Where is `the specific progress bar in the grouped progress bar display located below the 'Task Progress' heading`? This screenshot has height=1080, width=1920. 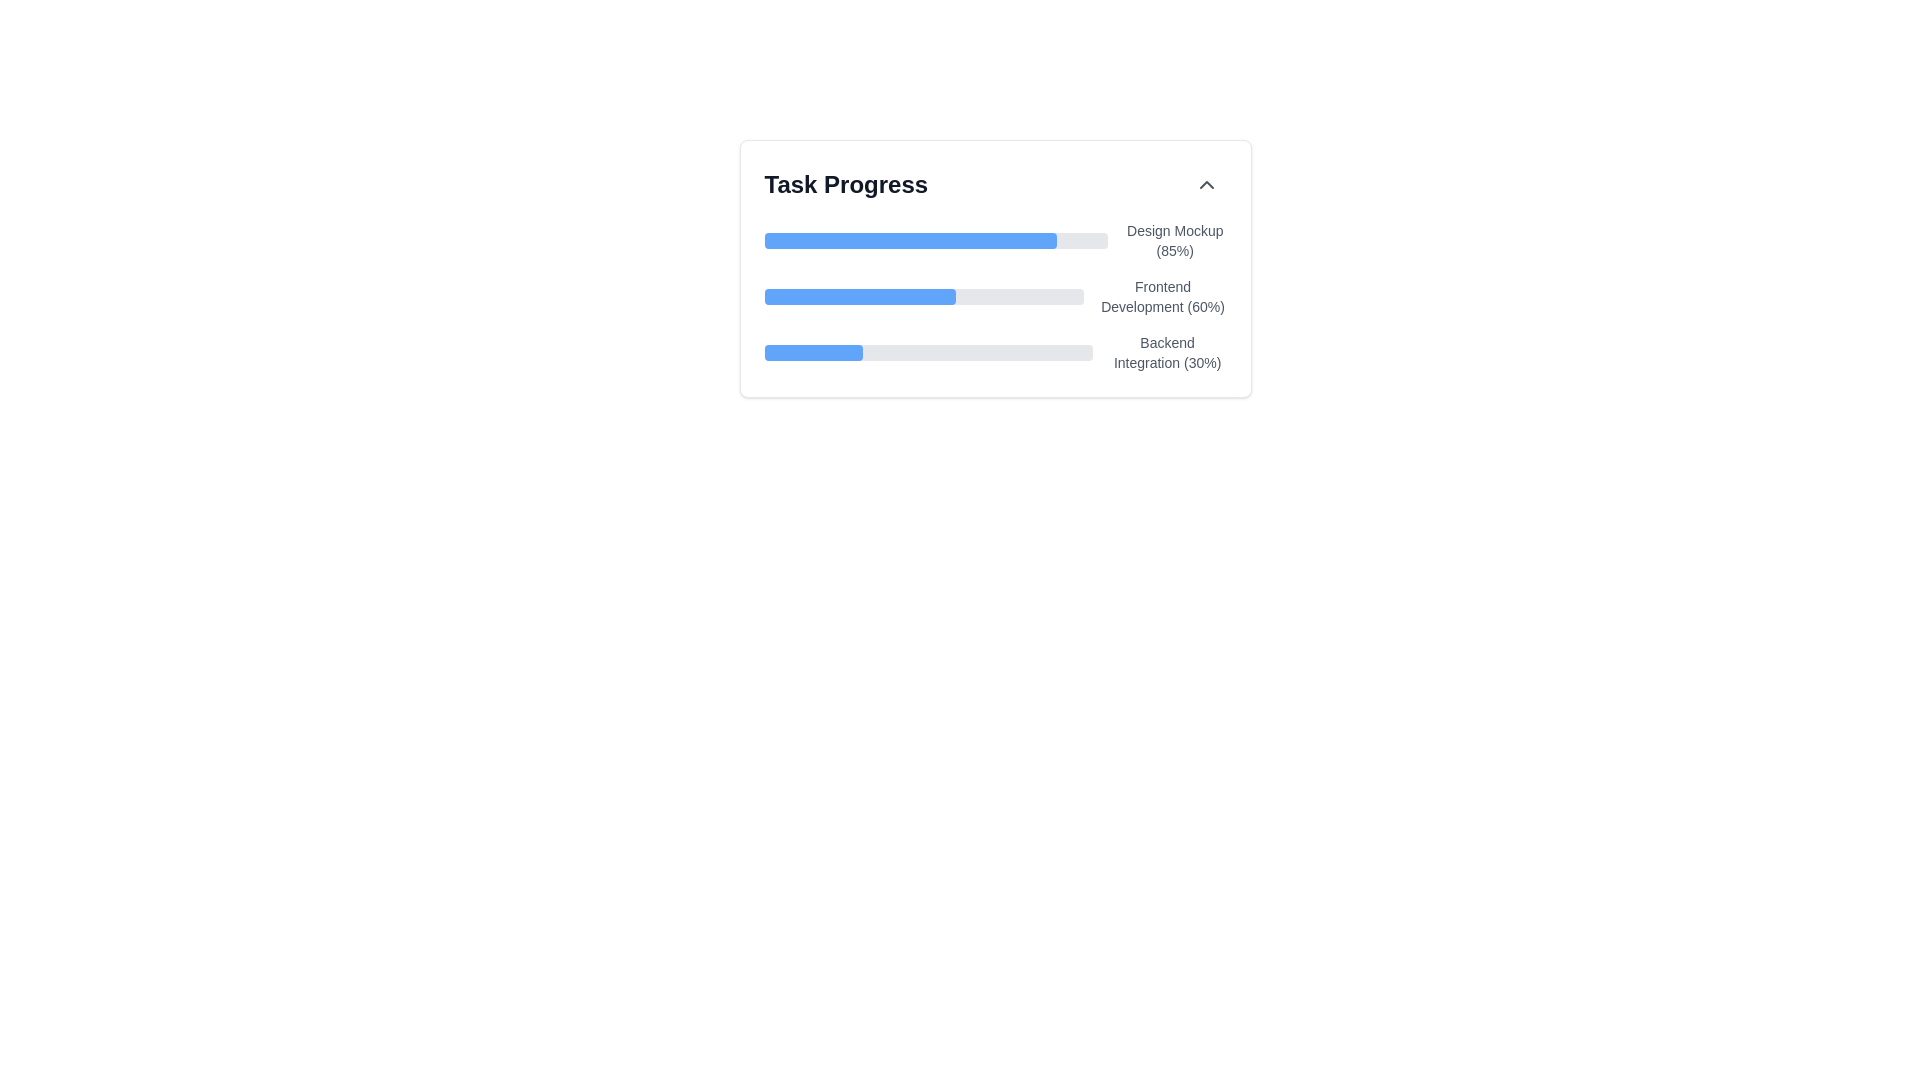 the specific progress bar in the grouped progress bar display located below the 'Task Progress' heading is located at coordinates (995, 297).